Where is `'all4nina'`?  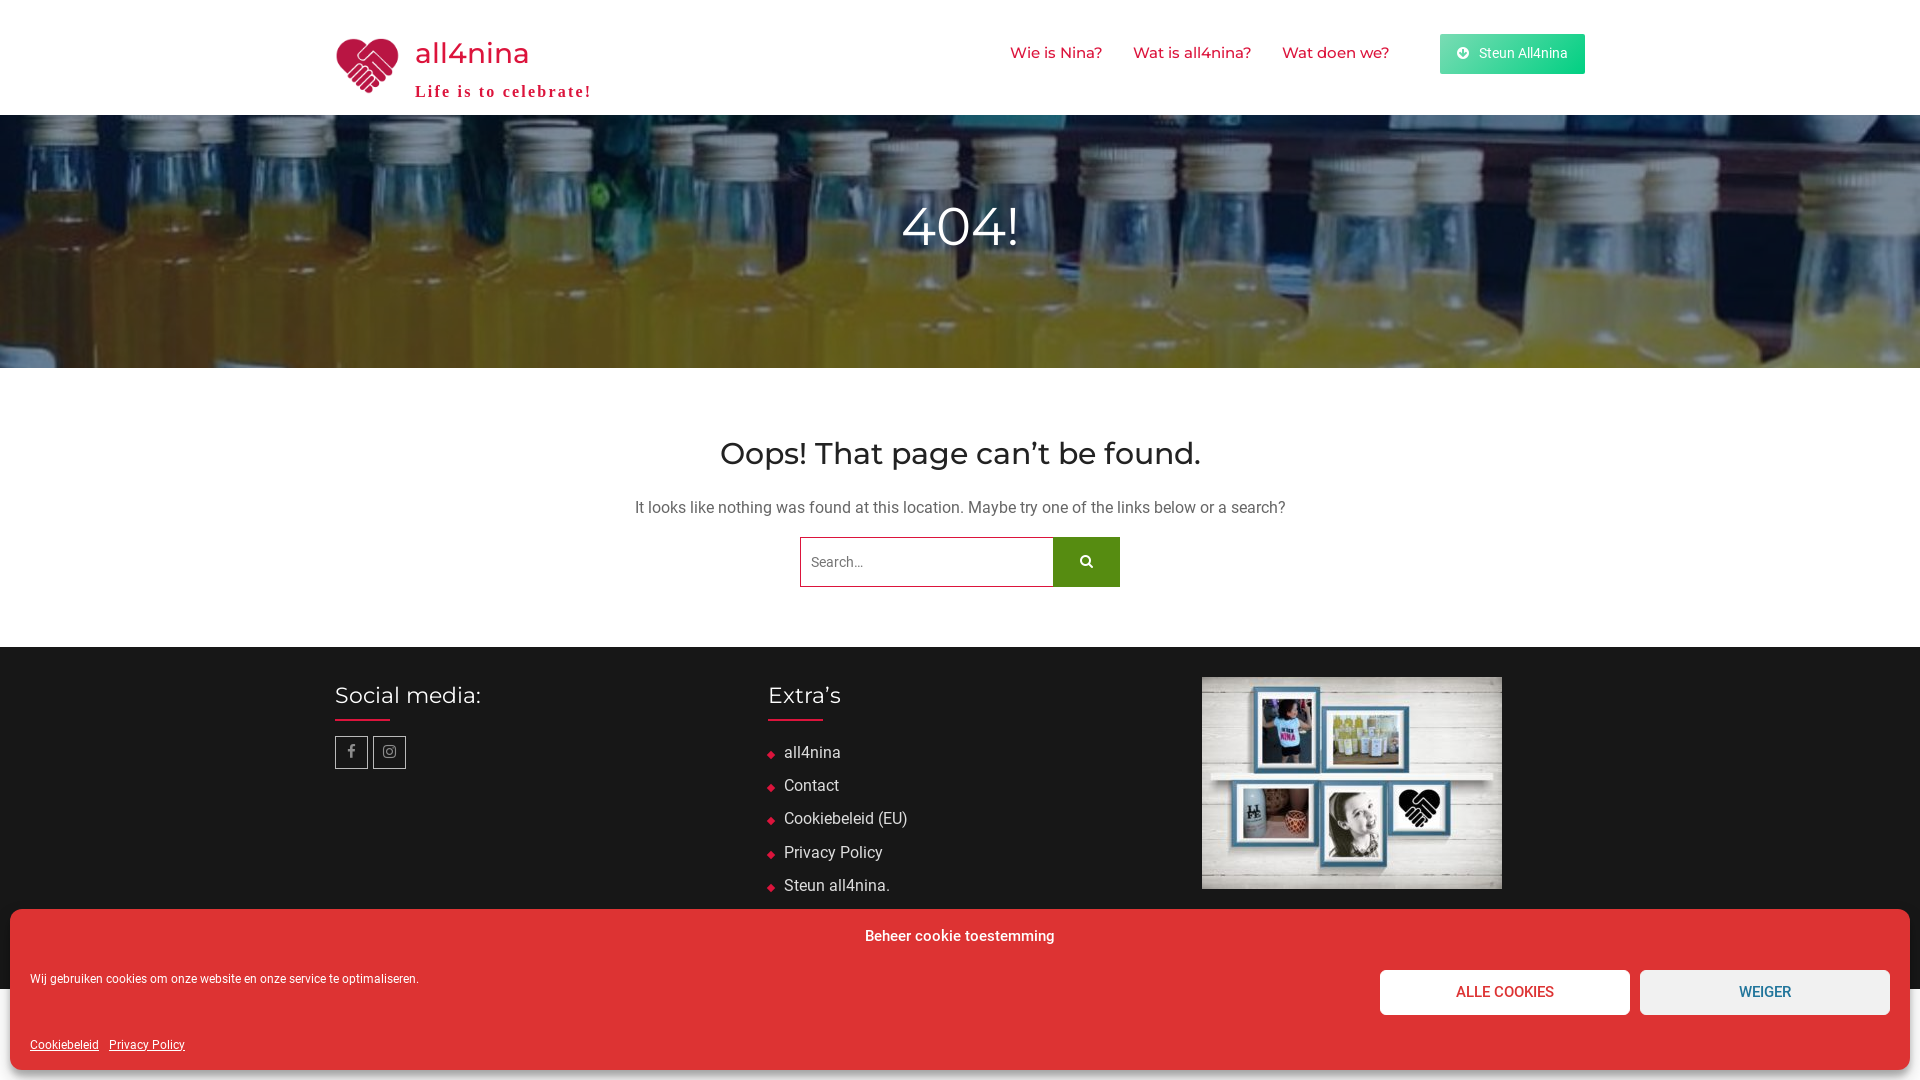
'all4nina' is located at coordinates (471, 52).